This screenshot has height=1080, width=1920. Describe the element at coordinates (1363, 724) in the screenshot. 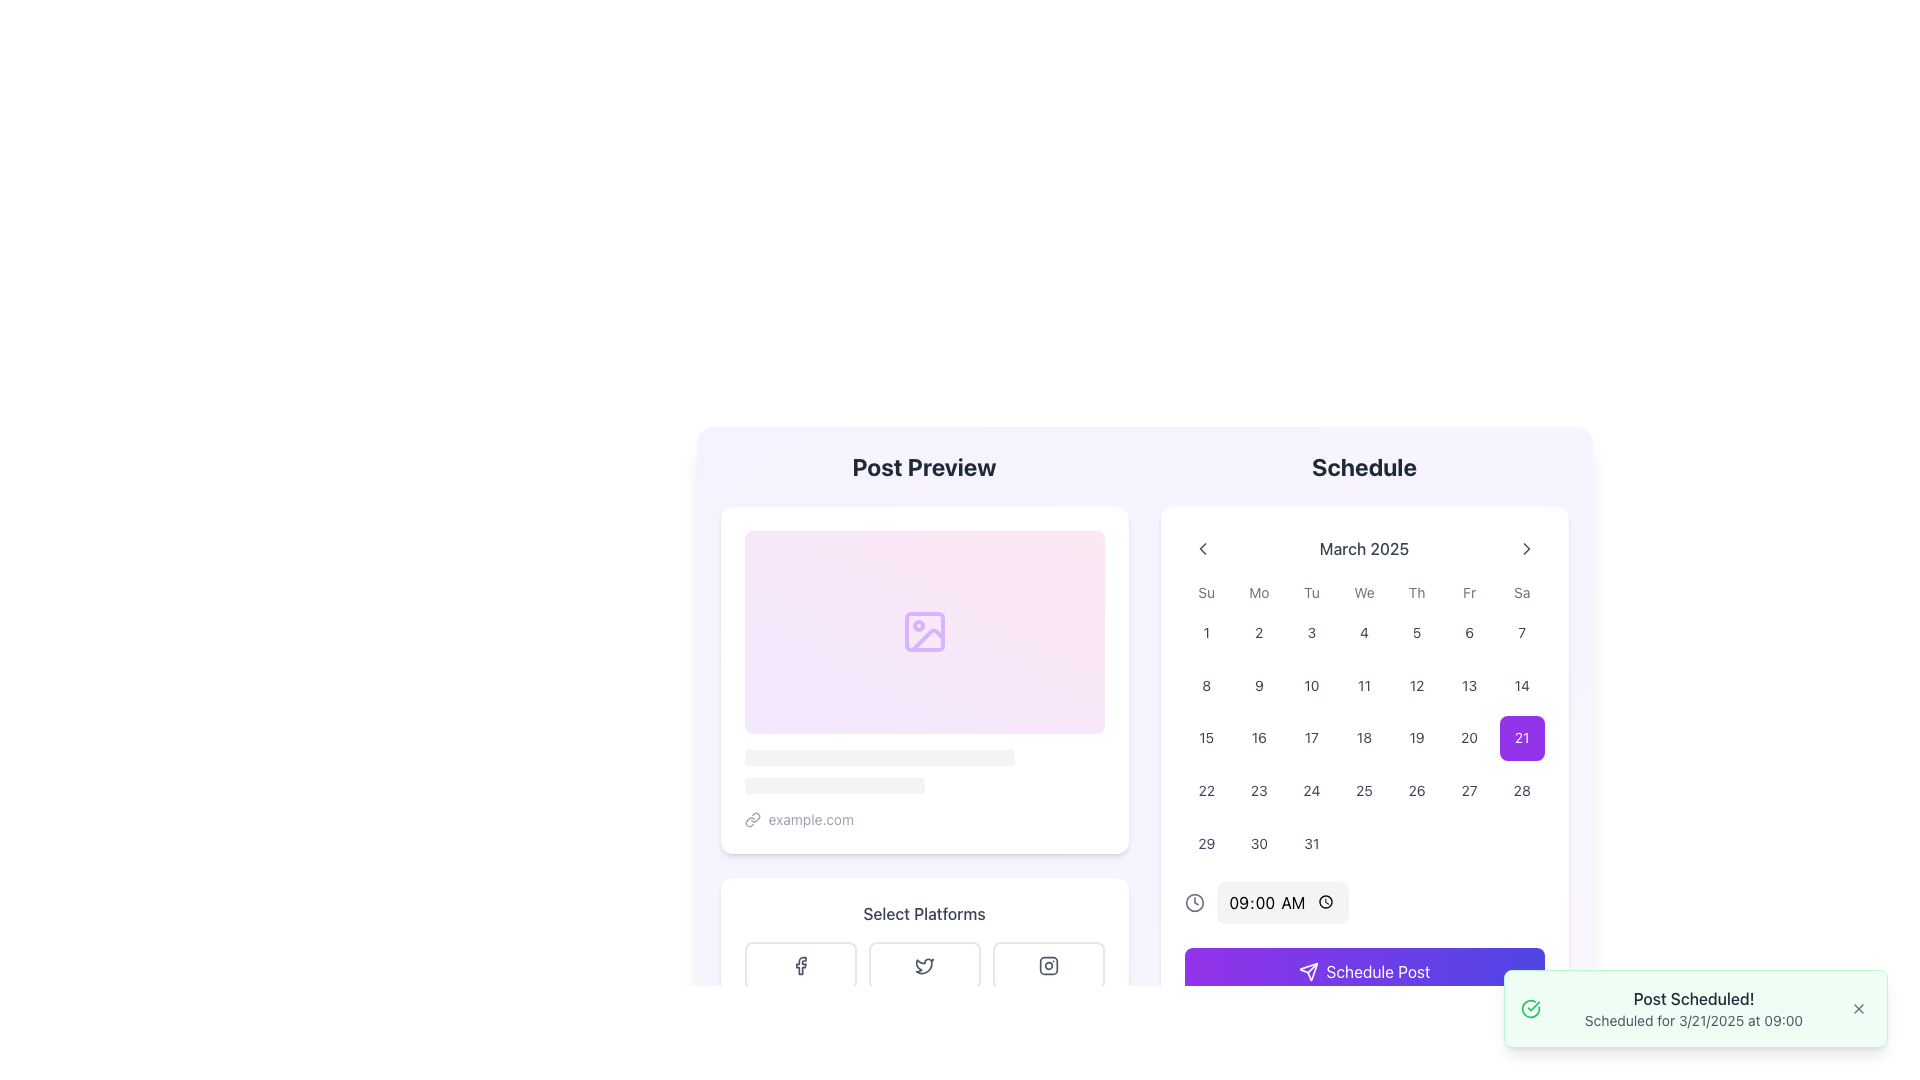

I see `to select multiple dates within the Calendar grid located in the 'Schedule' section, specifically targeting the highlighted cell labeled '21' and extending the selection across multiple cells` at that location.